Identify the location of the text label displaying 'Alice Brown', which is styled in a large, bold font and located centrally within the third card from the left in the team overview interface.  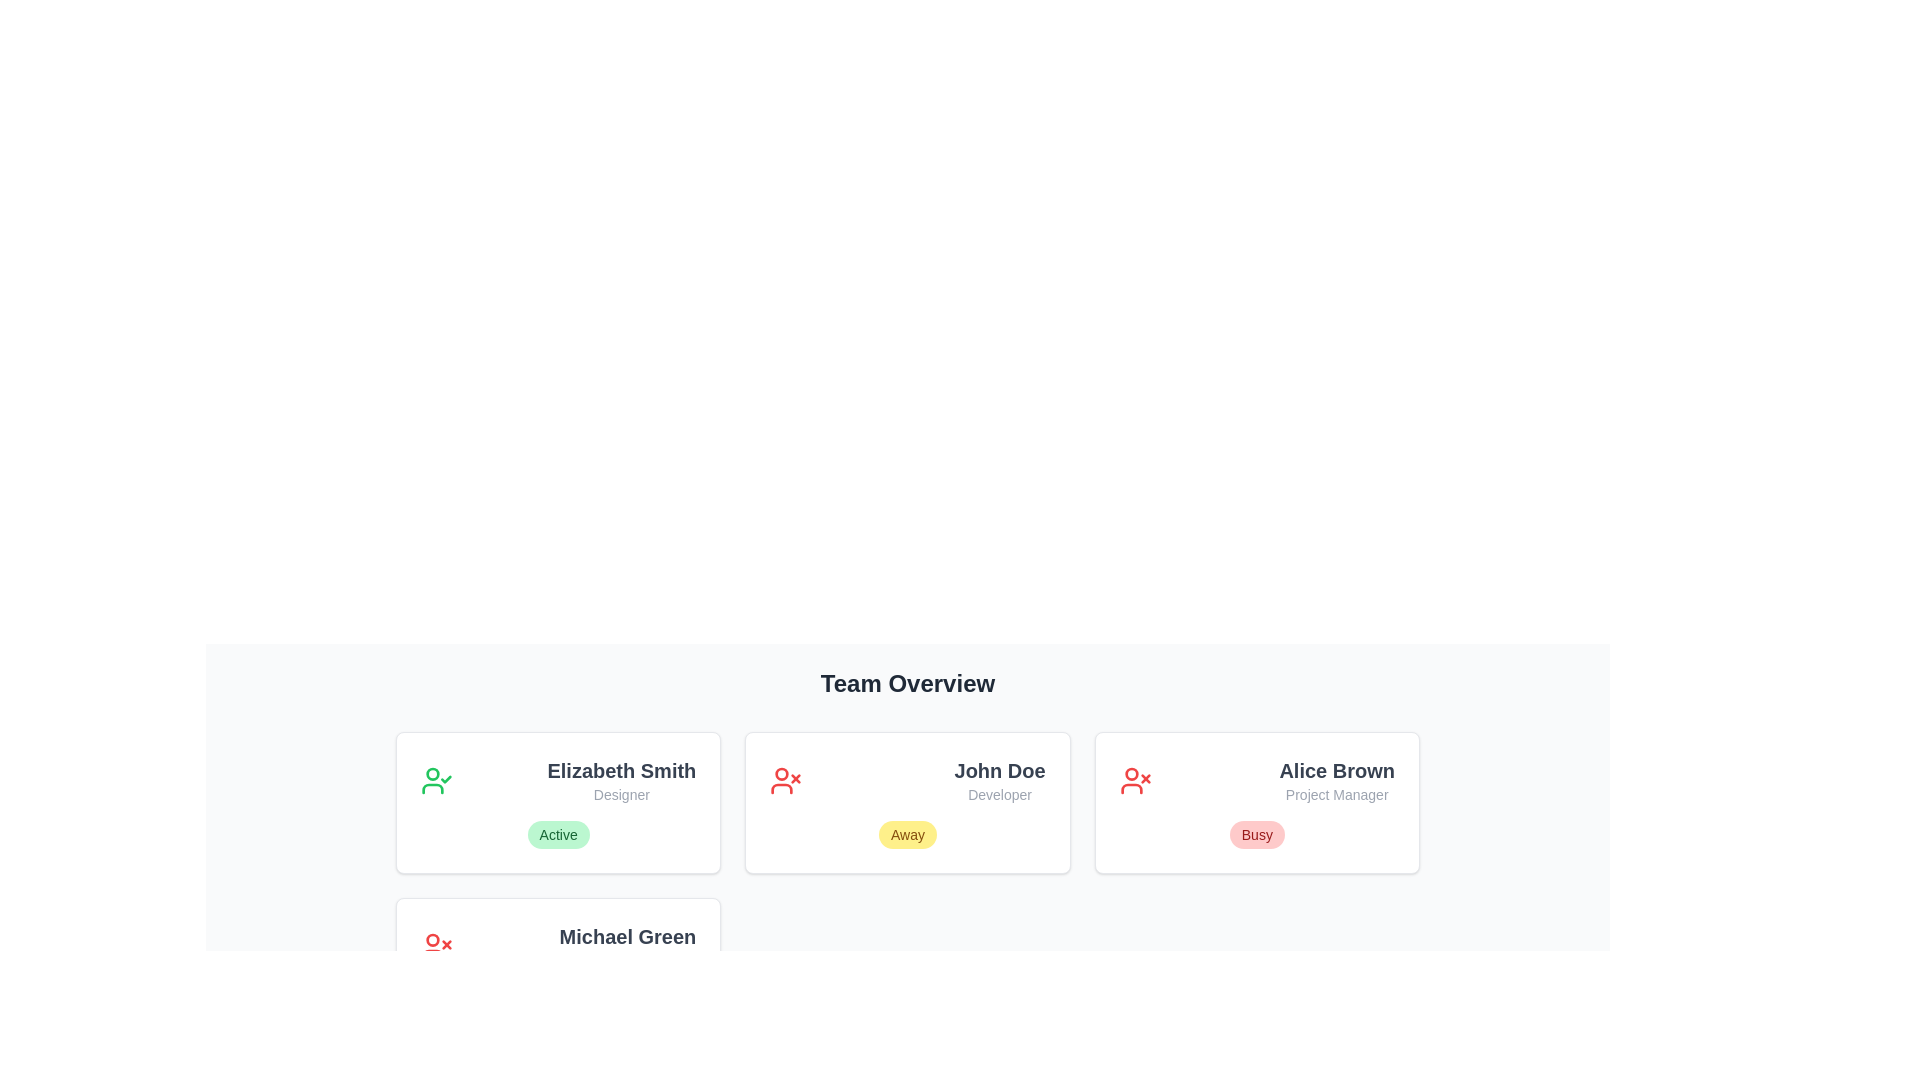
(1337, 770).